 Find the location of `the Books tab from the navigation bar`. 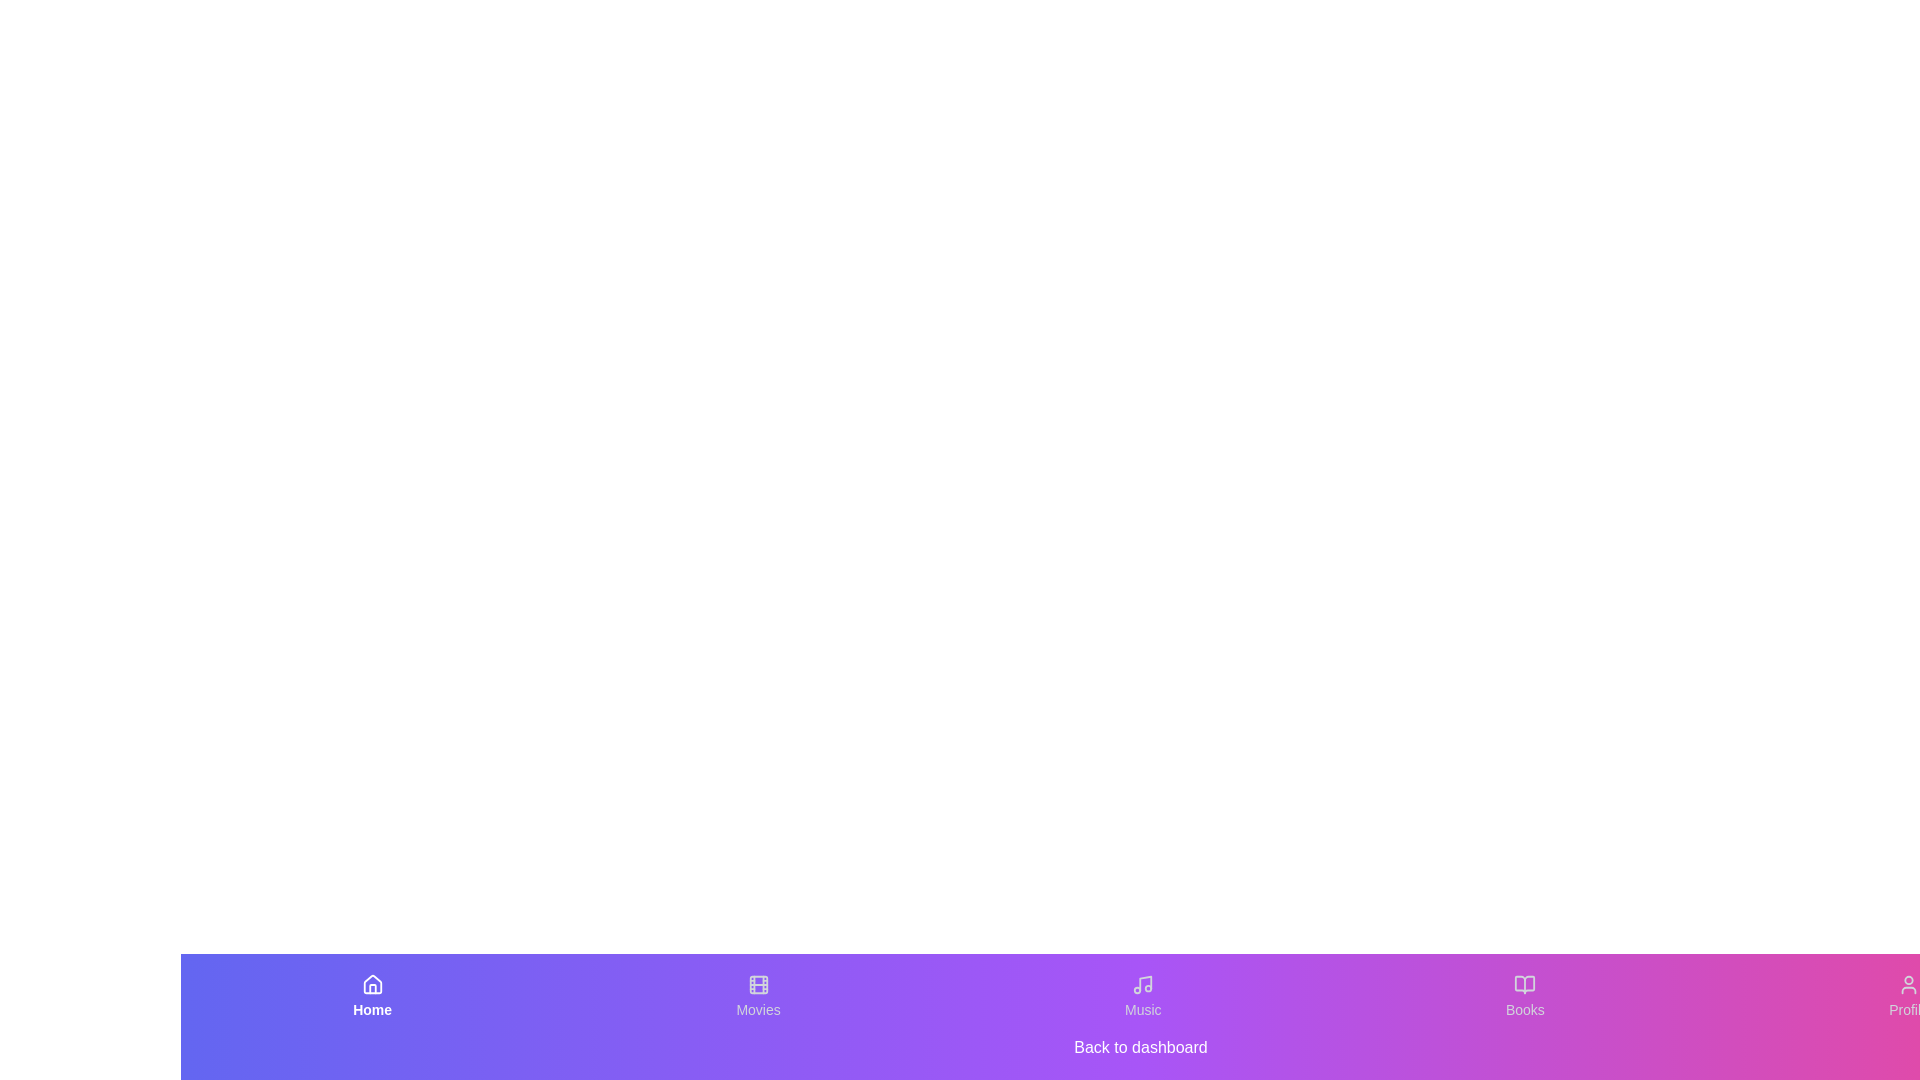

the Books tab from the navigation bar is located at coordinates (1524, 996).